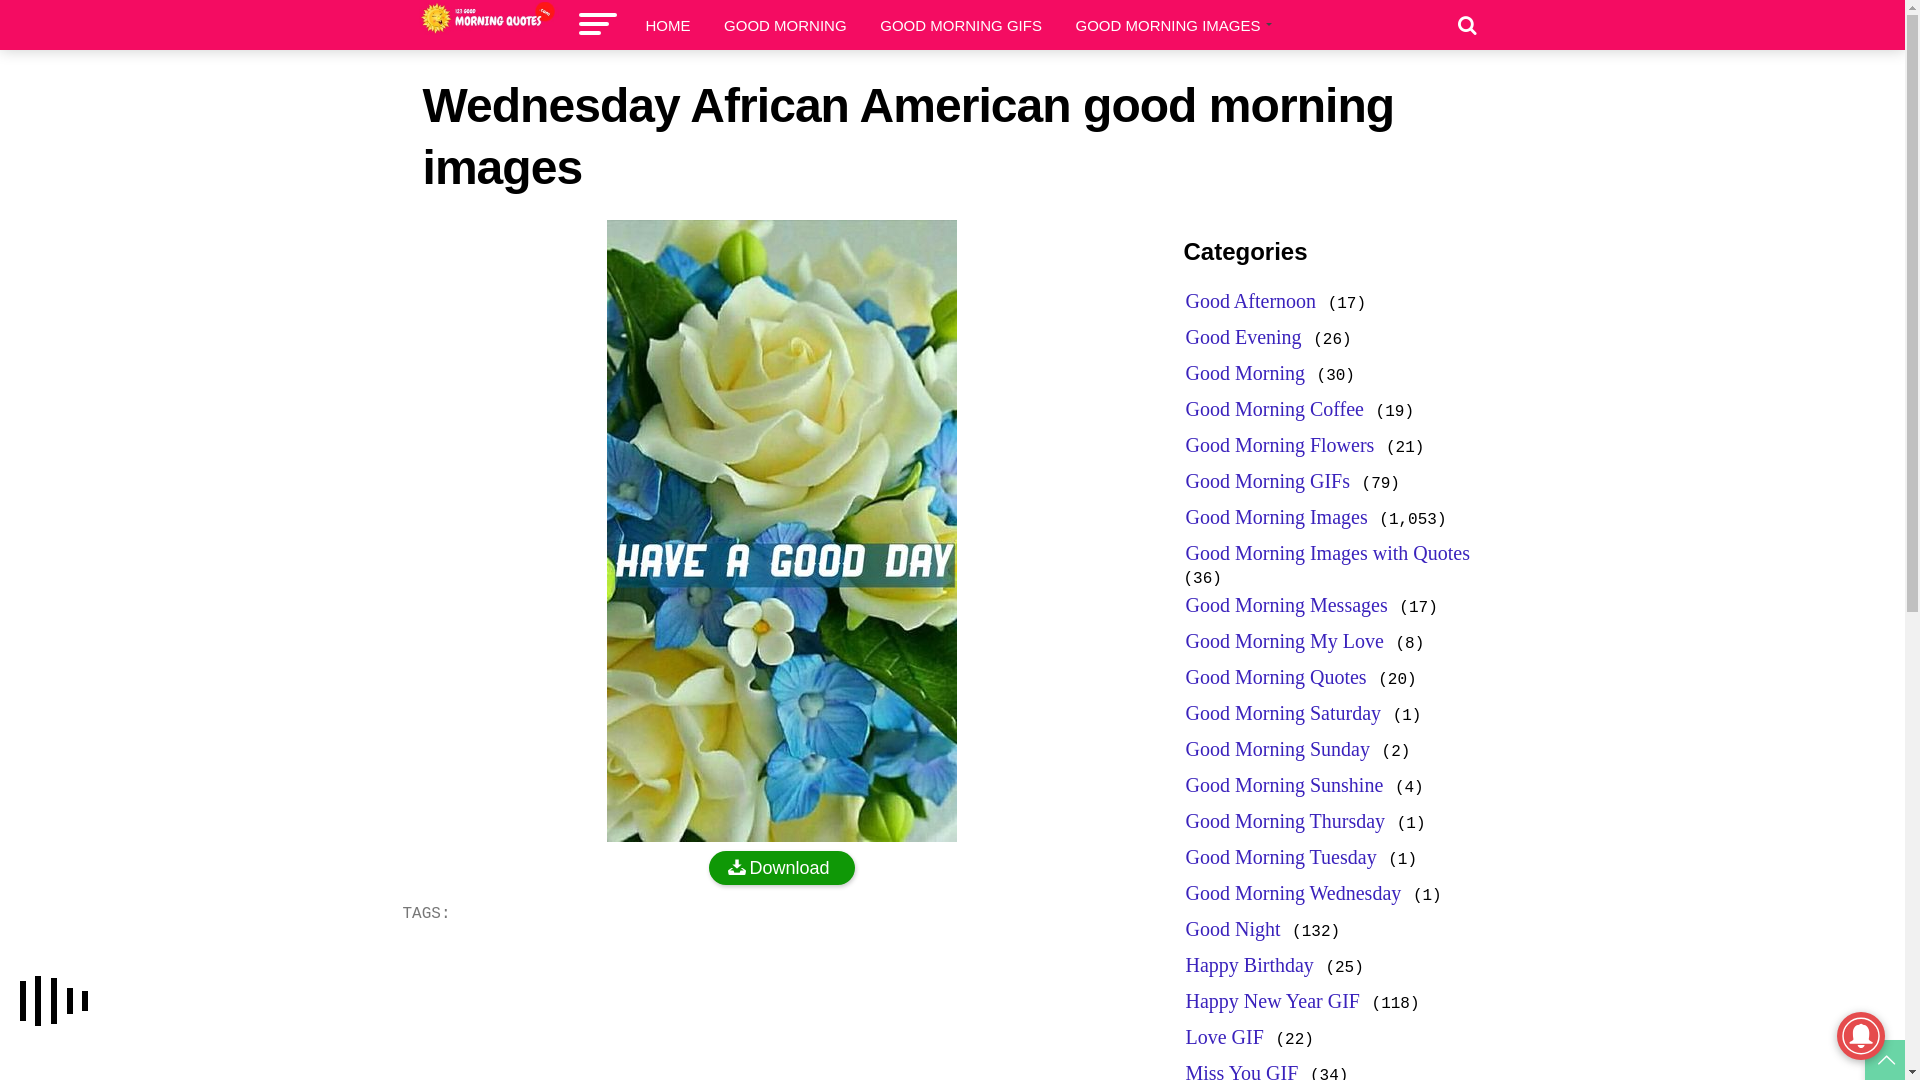 This screenshot has width=1920, height=1080. I want to click on 'GOOD MORNING GIFS', so click(960, 25).